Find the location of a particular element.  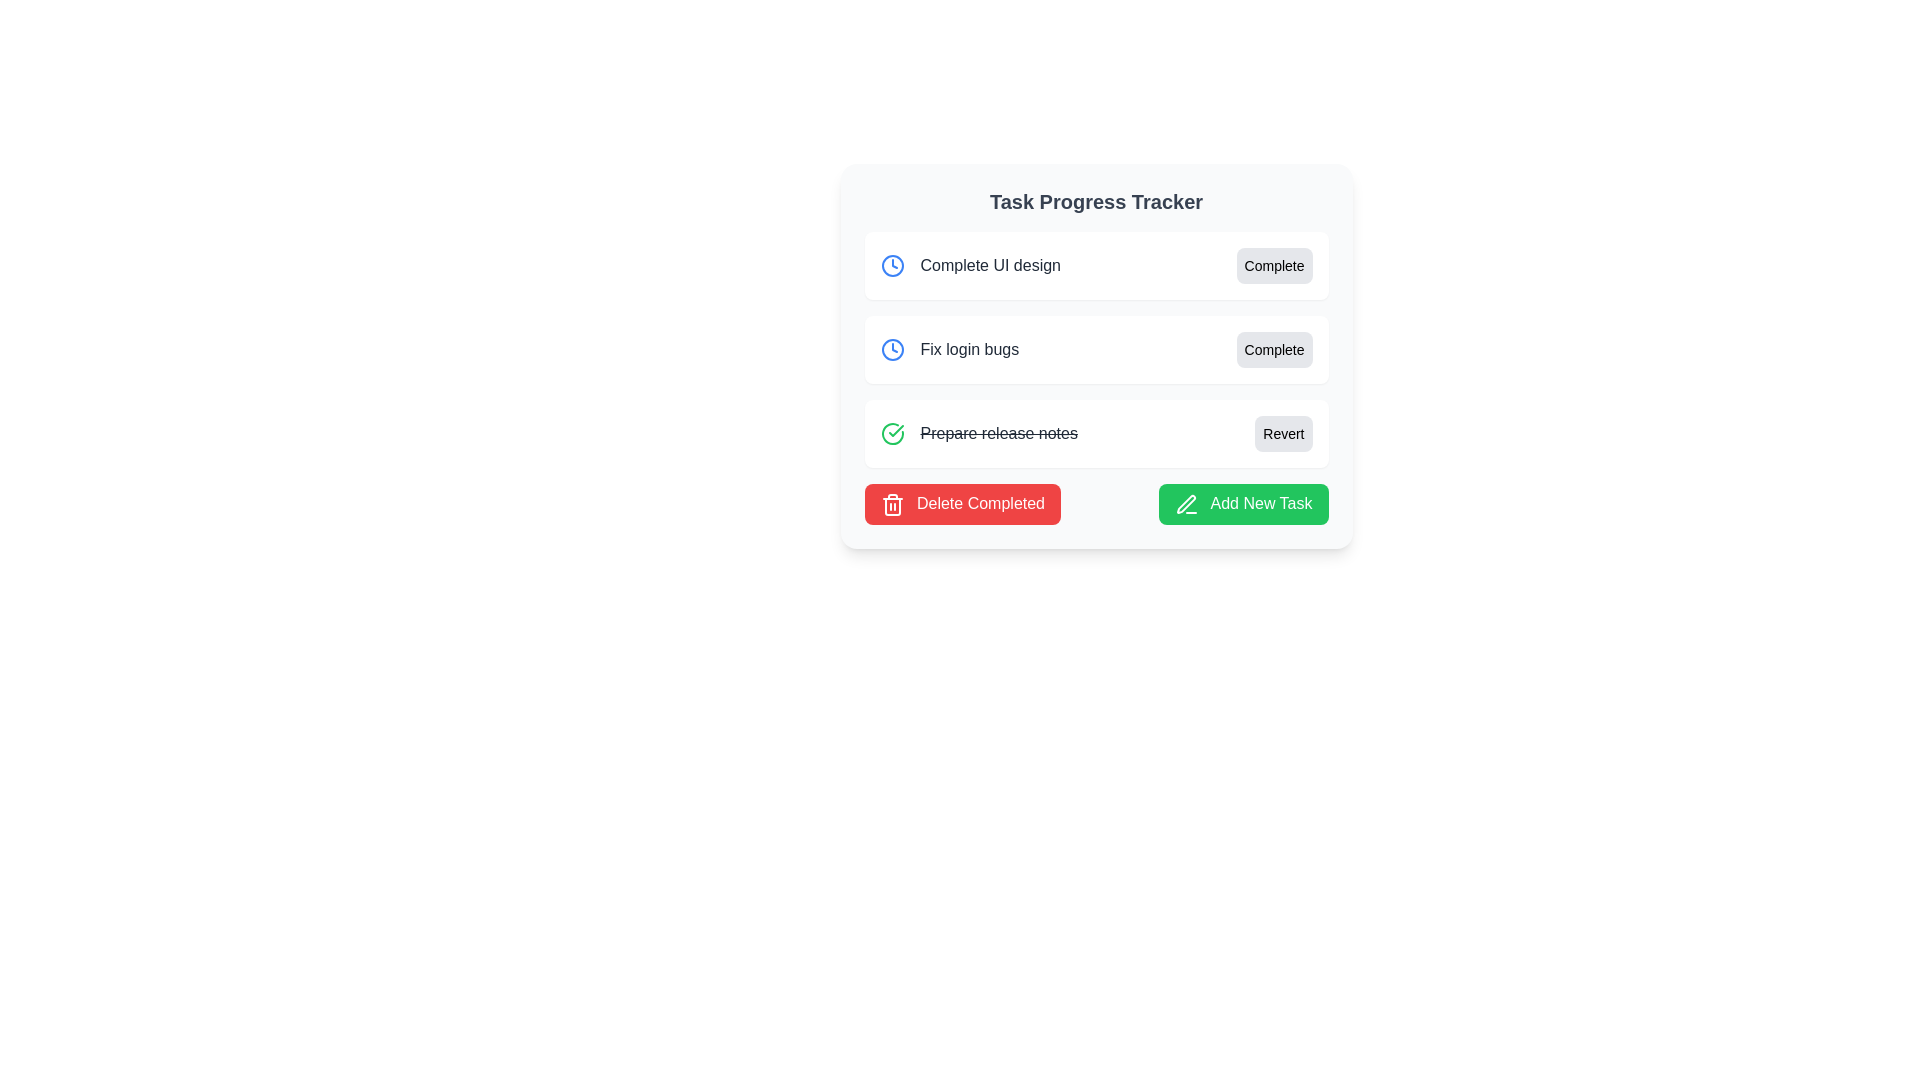

the decorative status icon indicating task completion located to the left of the task text 'Prepare release notes' in the Task Progress Tracker is located at coordinates (891, 433).